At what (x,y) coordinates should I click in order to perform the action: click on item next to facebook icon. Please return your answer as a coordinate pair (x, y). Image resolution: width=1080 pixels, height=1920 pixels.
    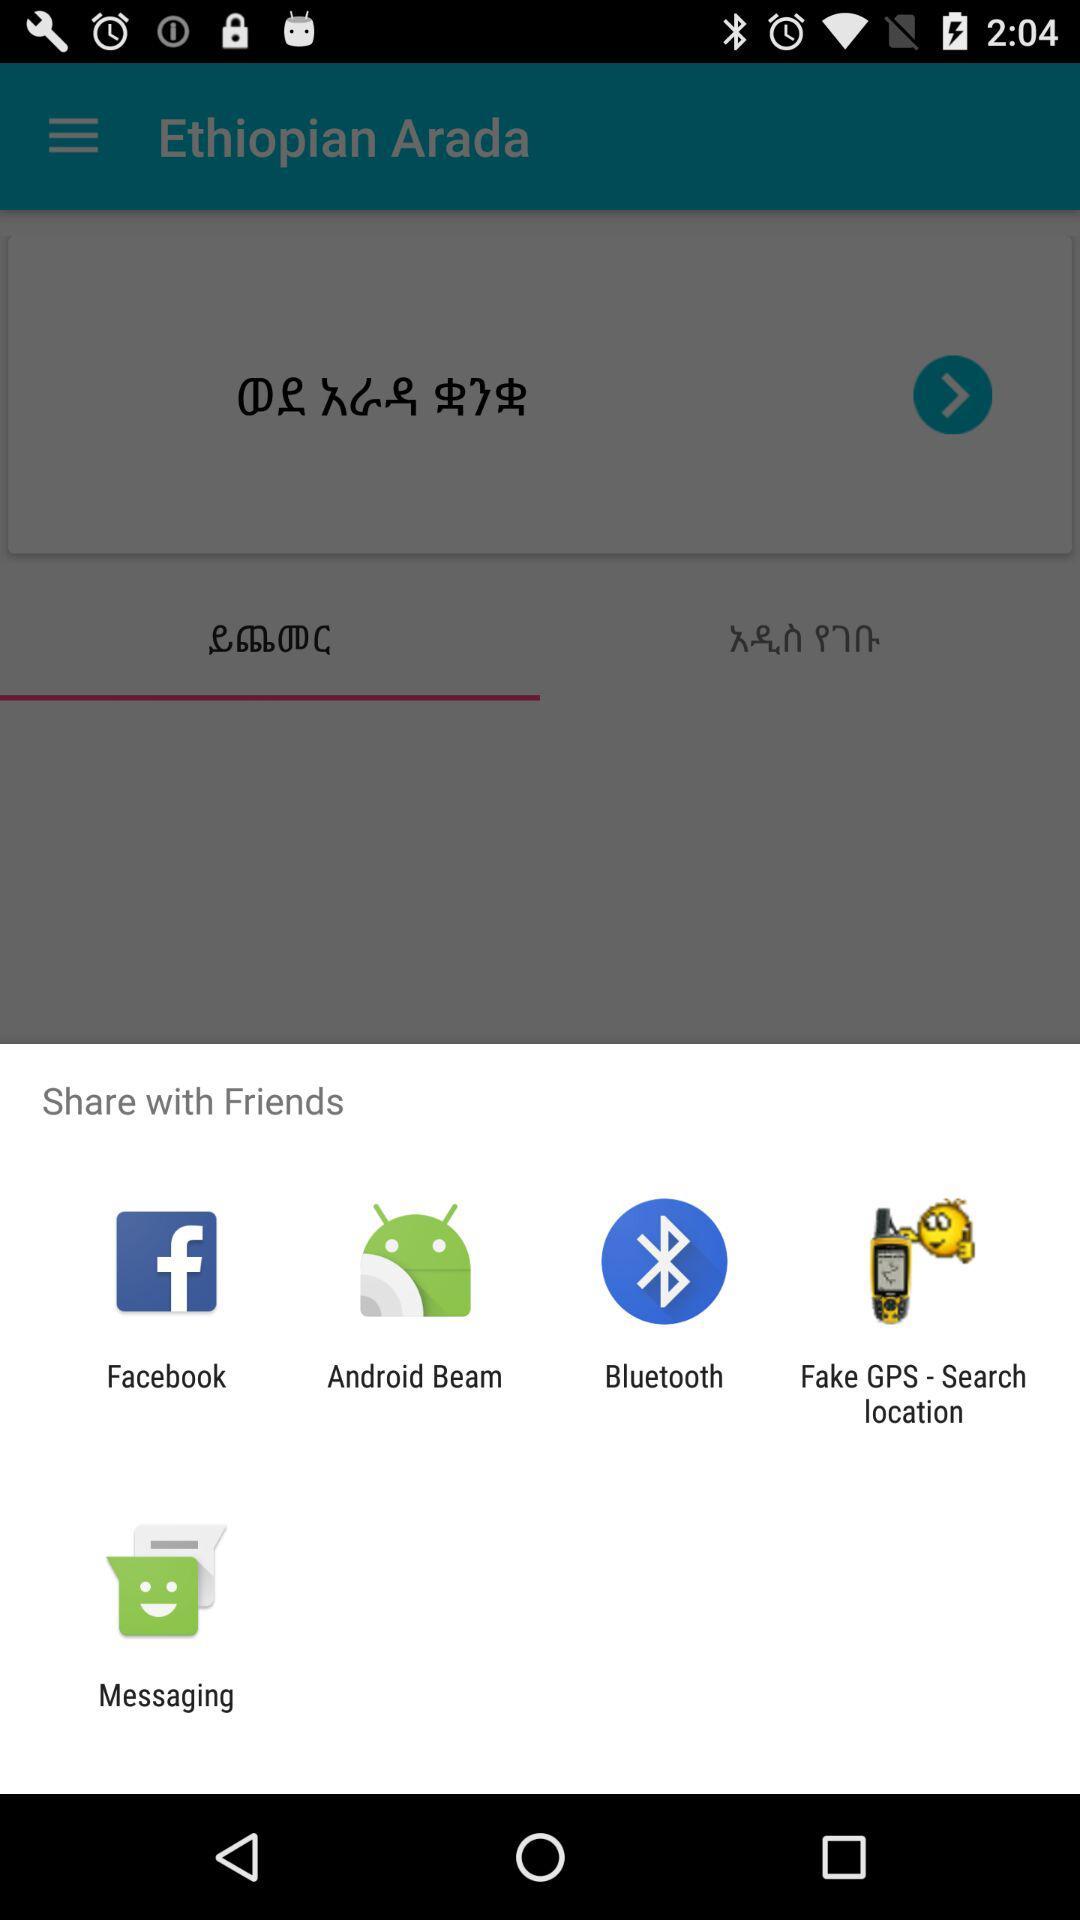
    Looking at the image, I should click on (414, 1392).